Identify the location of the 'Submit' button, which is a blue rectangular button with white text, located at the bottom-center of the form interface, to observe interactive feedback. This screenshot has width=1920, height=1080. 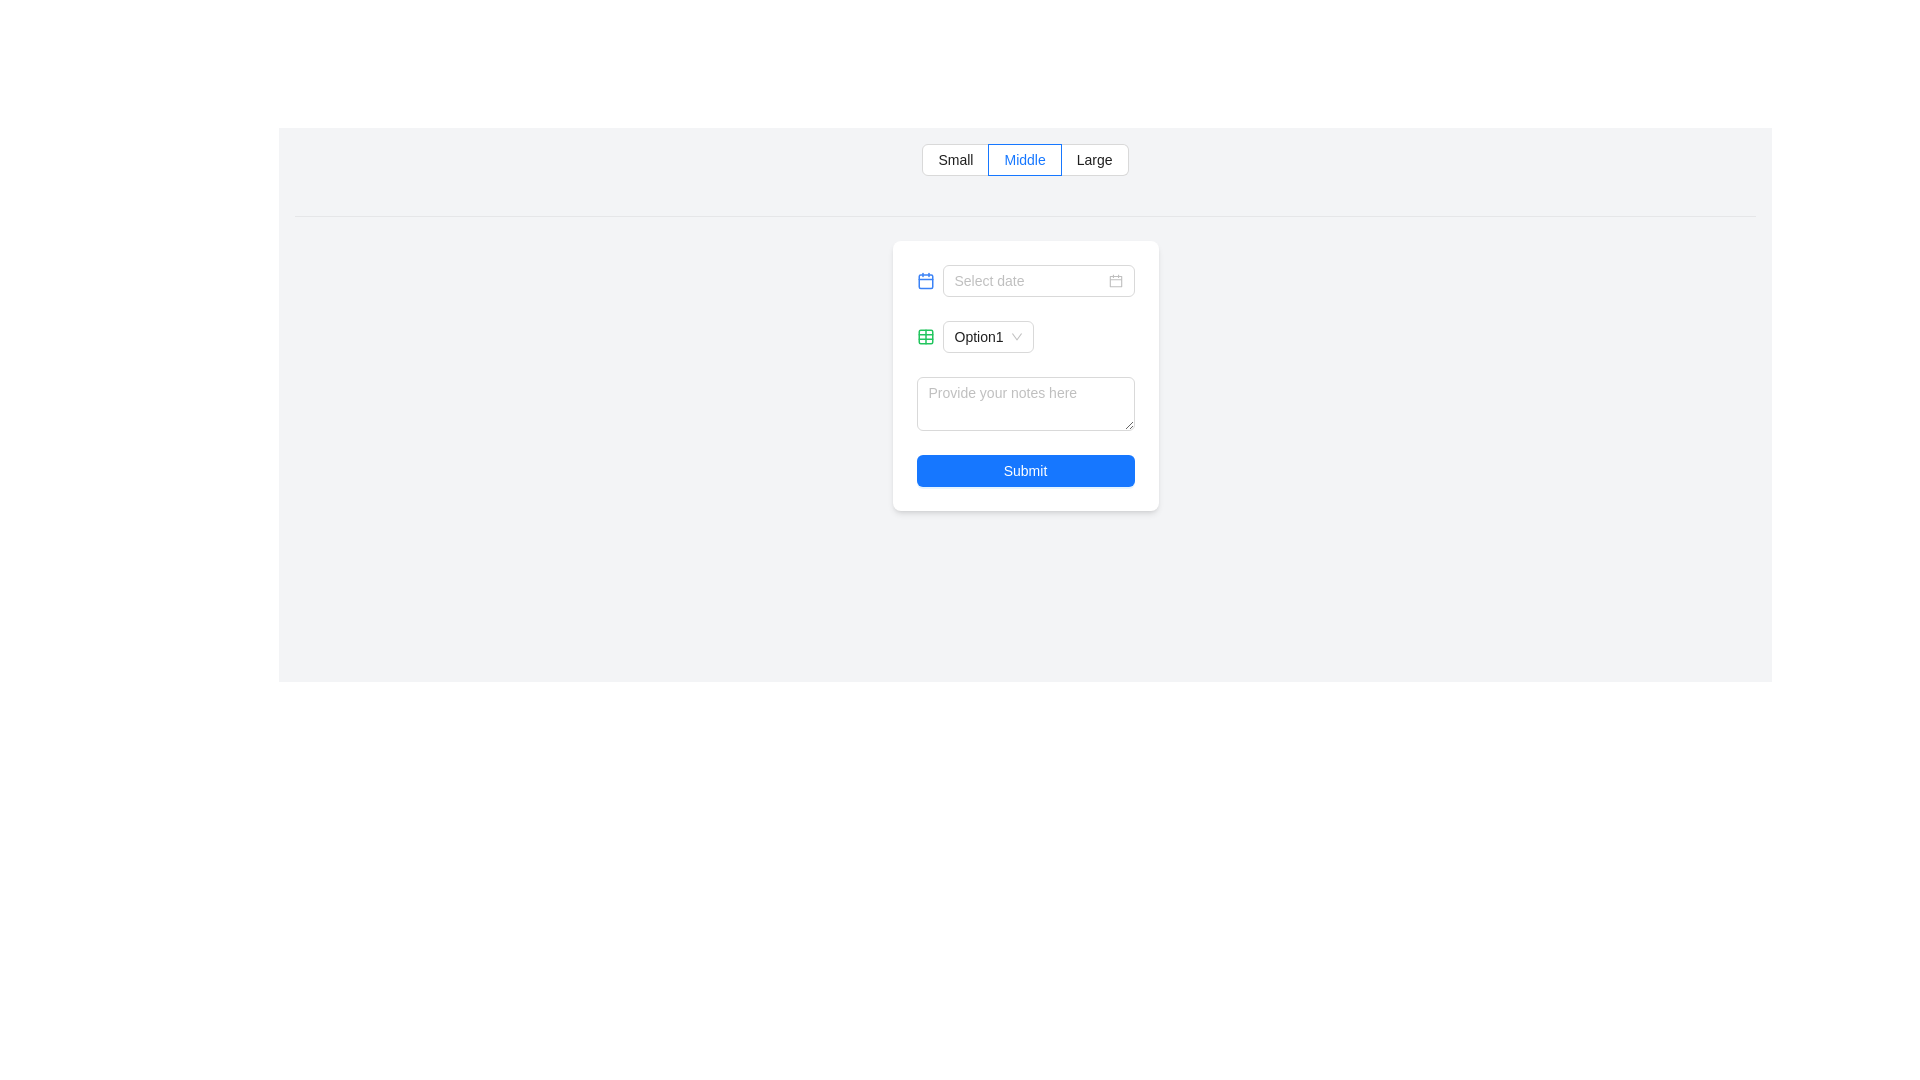
(1025, 470).